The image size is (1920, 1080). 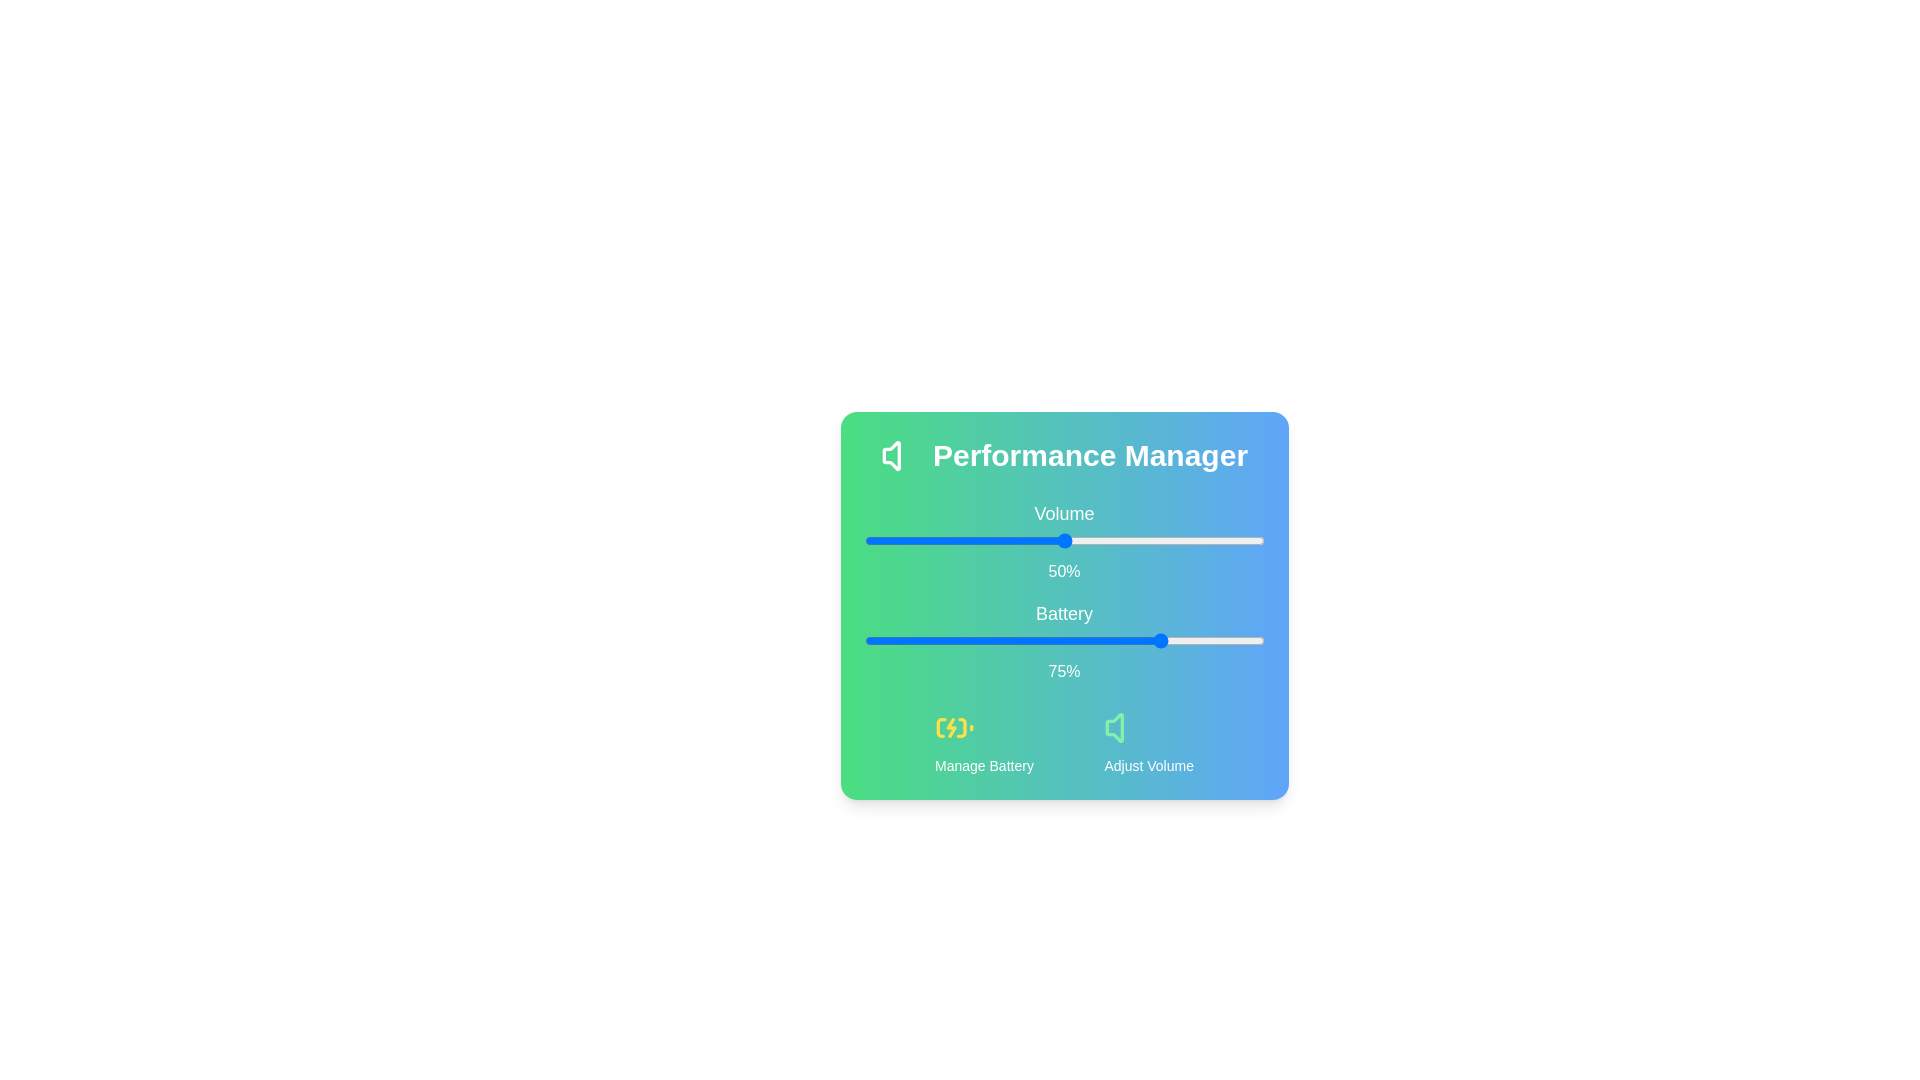 What do you see at coordinates (1095, 540) in the screenshot?
I see `the volume slider to 58%` at bounding box center [1095, 540].